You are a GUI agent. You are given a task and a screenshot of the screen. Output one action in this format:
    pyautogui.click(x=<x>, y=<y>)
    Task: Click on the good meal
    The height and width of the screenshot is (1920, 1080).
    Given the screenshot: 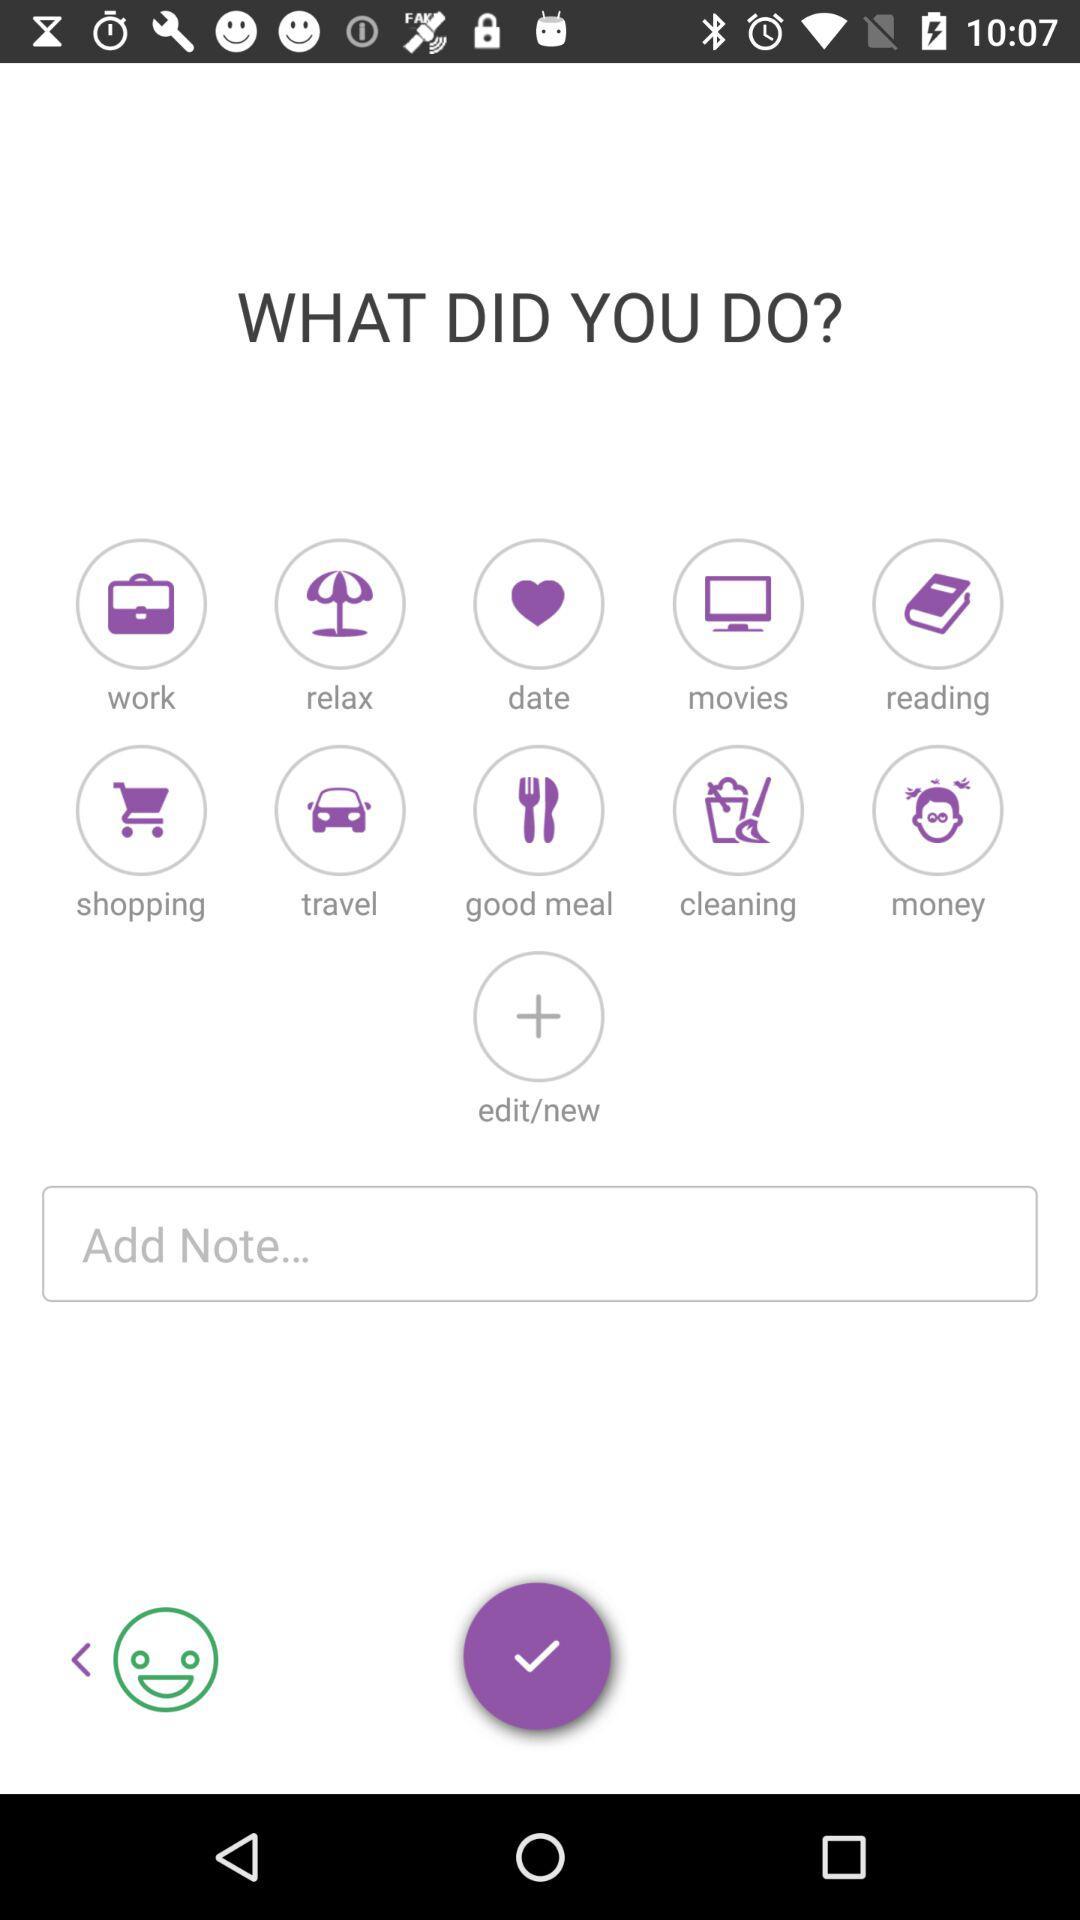 What is the action you would take?
    pyautogui.click(x=537, y=810)
    